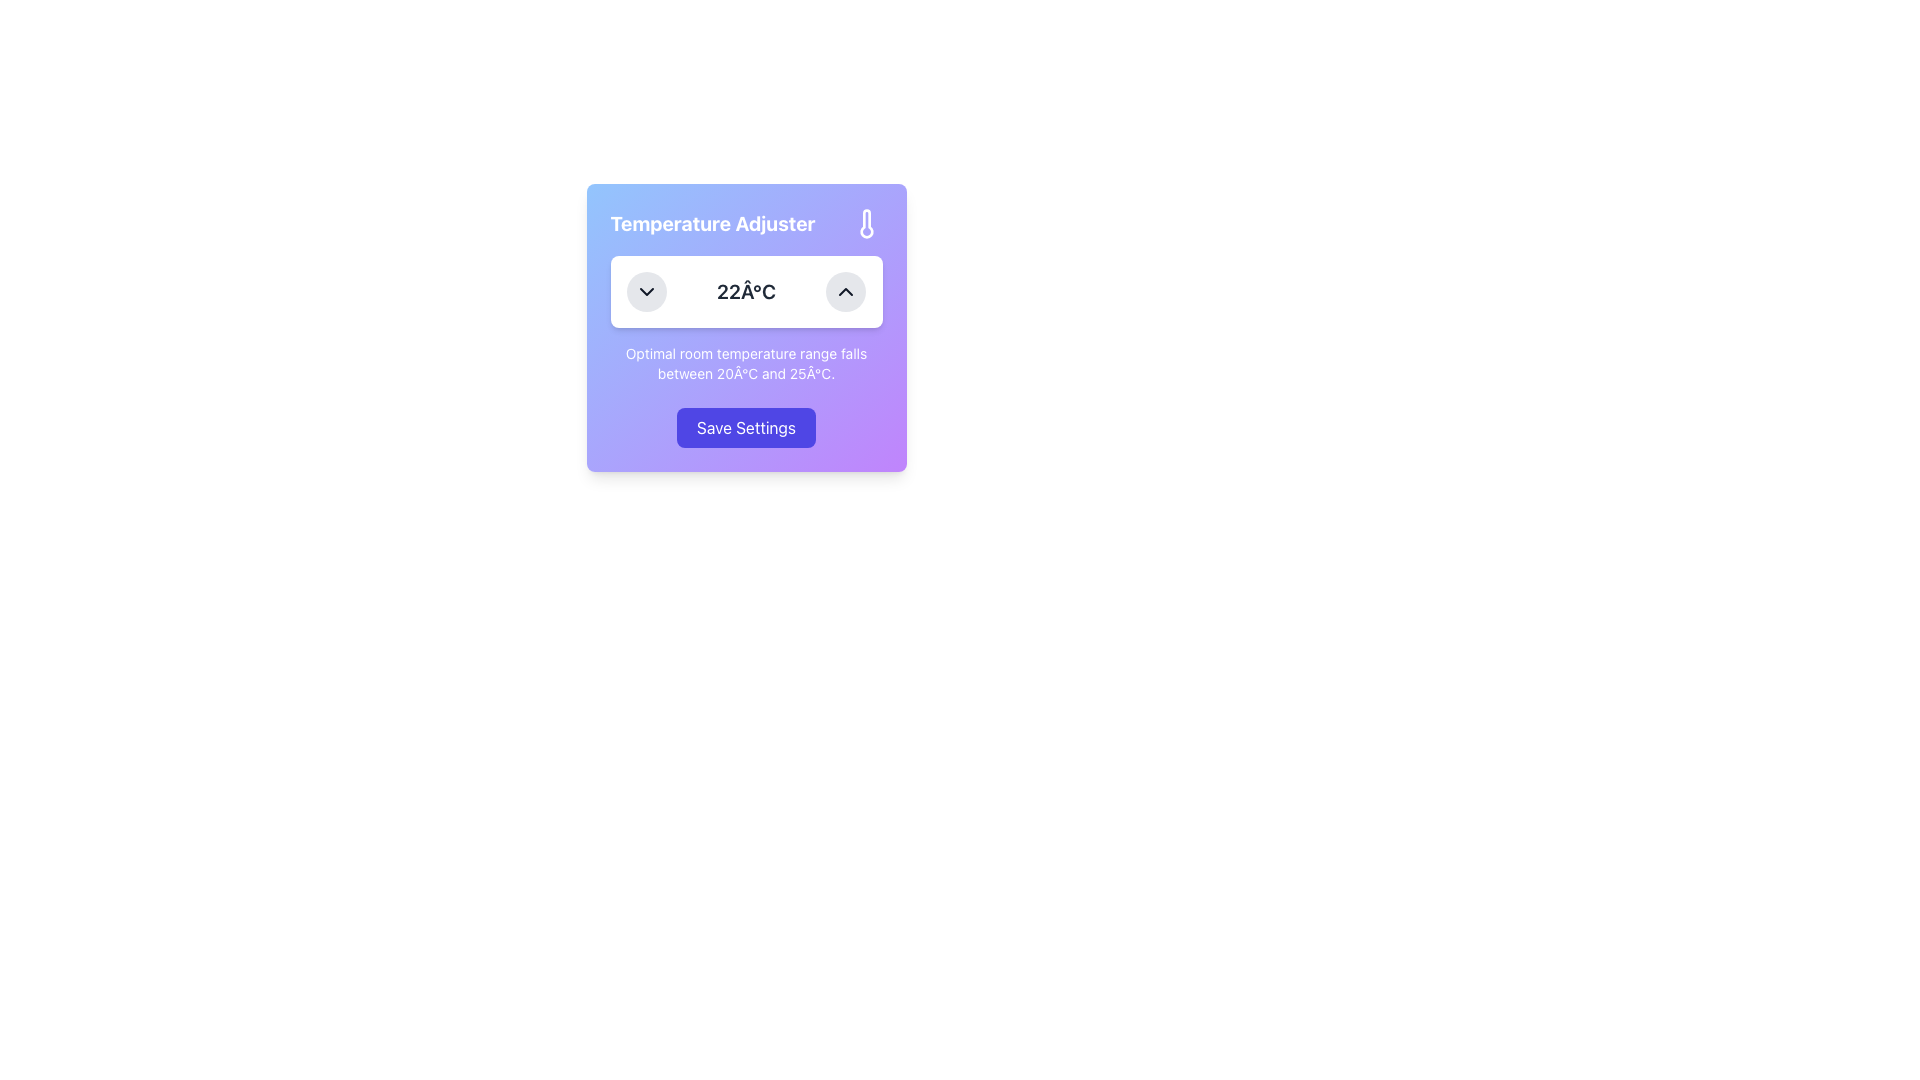  Describe the element at coordinates (745, 363) in the screenshot. I see `the text block that displays the message 'Optimal room temperature range falls between 20°C and 25°C.', which is centrally aligned and positioned below the temperature display` at that location.